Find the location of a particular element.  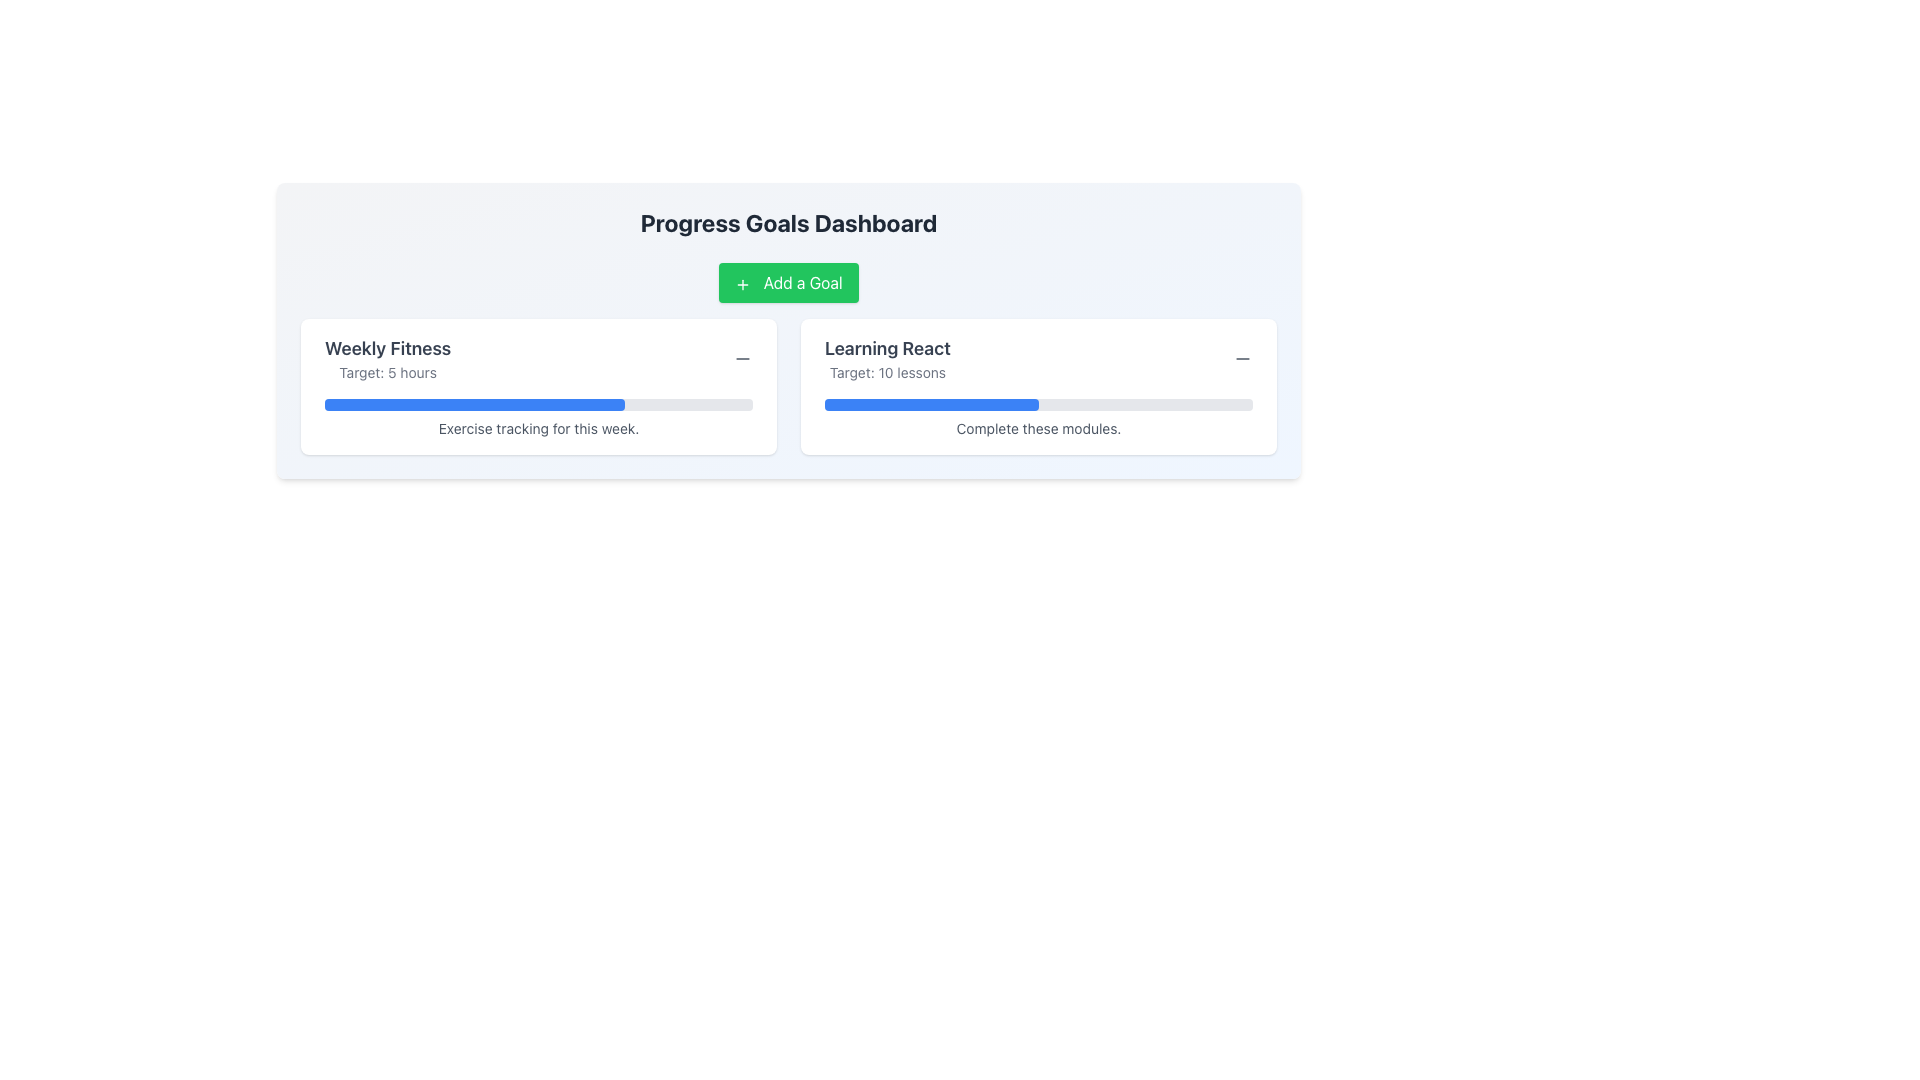

the 'Add New Goal' button located at the center-top of the 'Progress Goals Dashboard' section to interact is located at coordinates (787, 282).